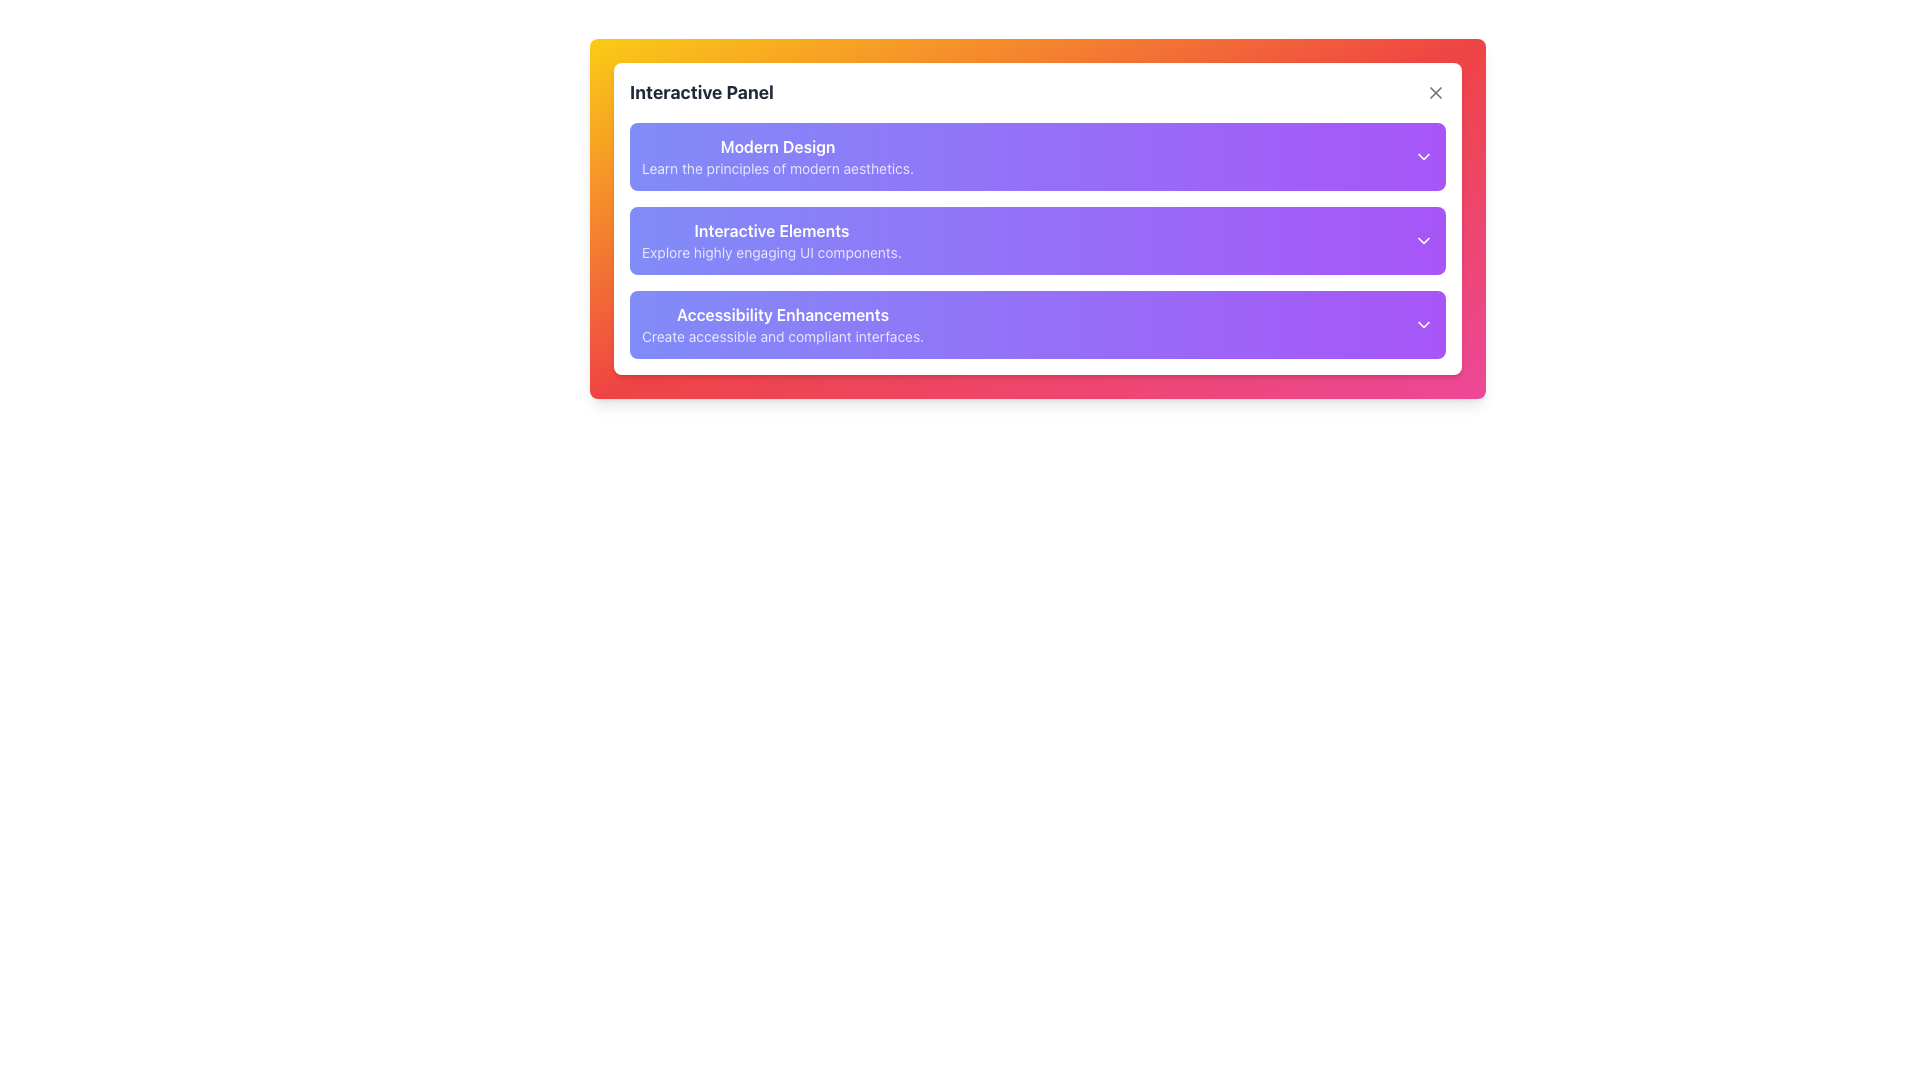 The height and width of the screenshot is (1080, 1920). What do you see at coordinates (1037, 239) in the screenshot?
I see `the 'Interactive Elements' button for navigation assistance` at bounding box center [1037, 239].